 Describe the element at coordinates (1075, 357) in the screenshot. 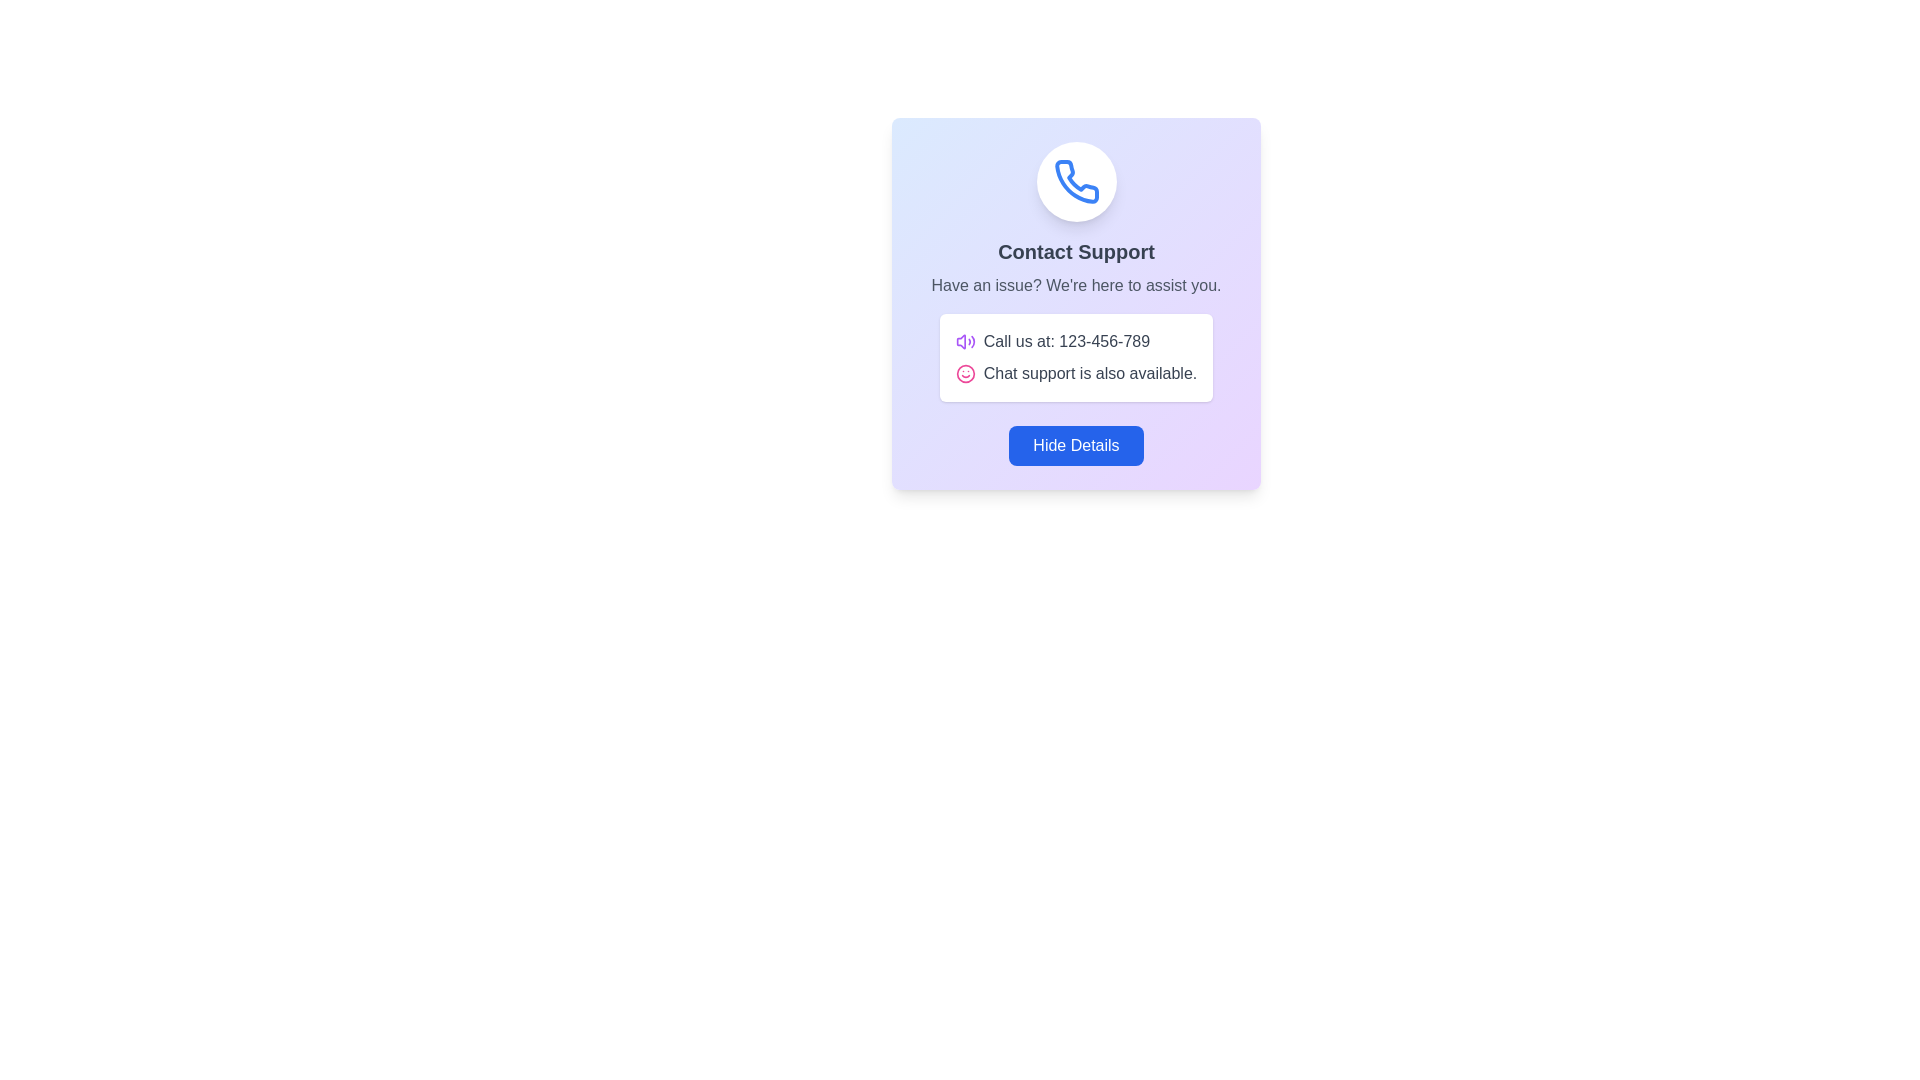

I see `the text block with icons that conveys contact options for support services, located below the subtitle 'Have an issue? We're here to assist you.' and above the action button` at that location.